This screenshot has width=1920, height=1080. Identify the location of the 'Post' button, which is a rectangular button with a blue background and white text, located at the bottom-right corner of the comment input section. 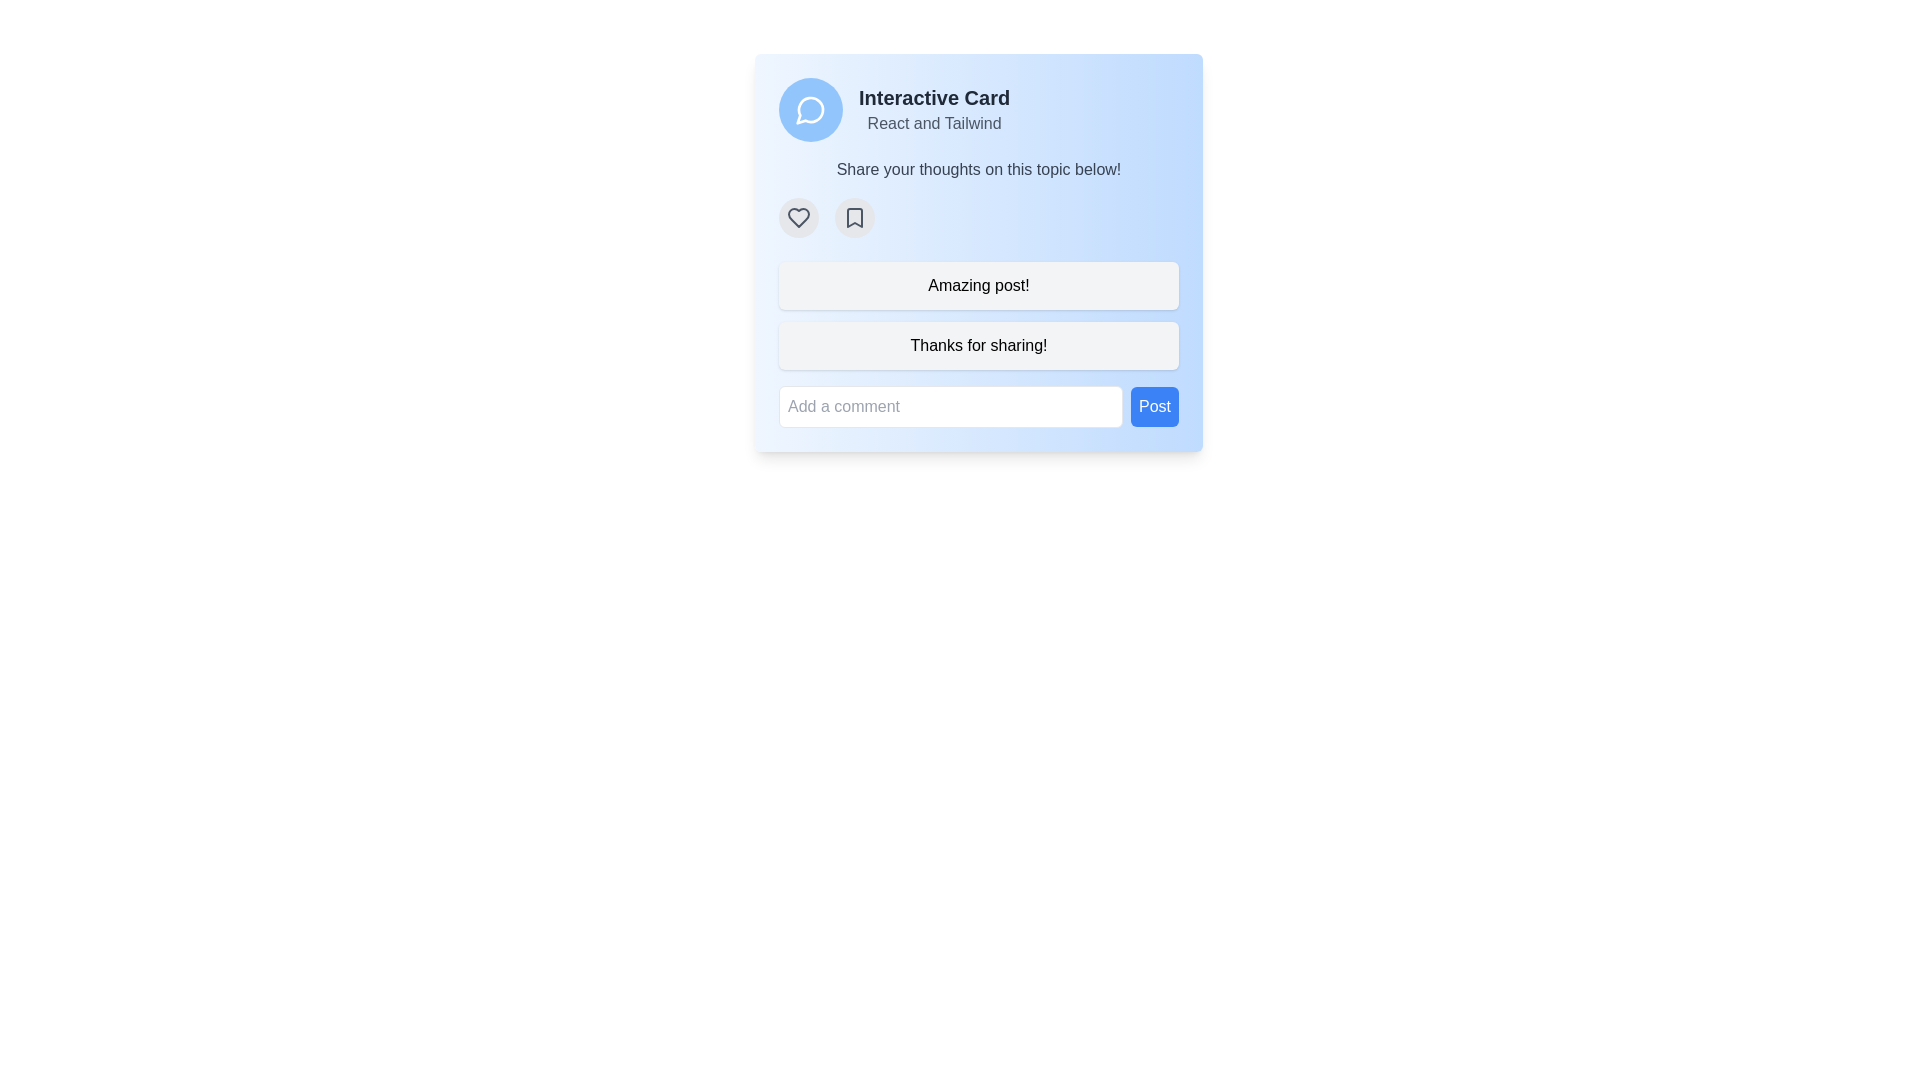
(1155, 406).